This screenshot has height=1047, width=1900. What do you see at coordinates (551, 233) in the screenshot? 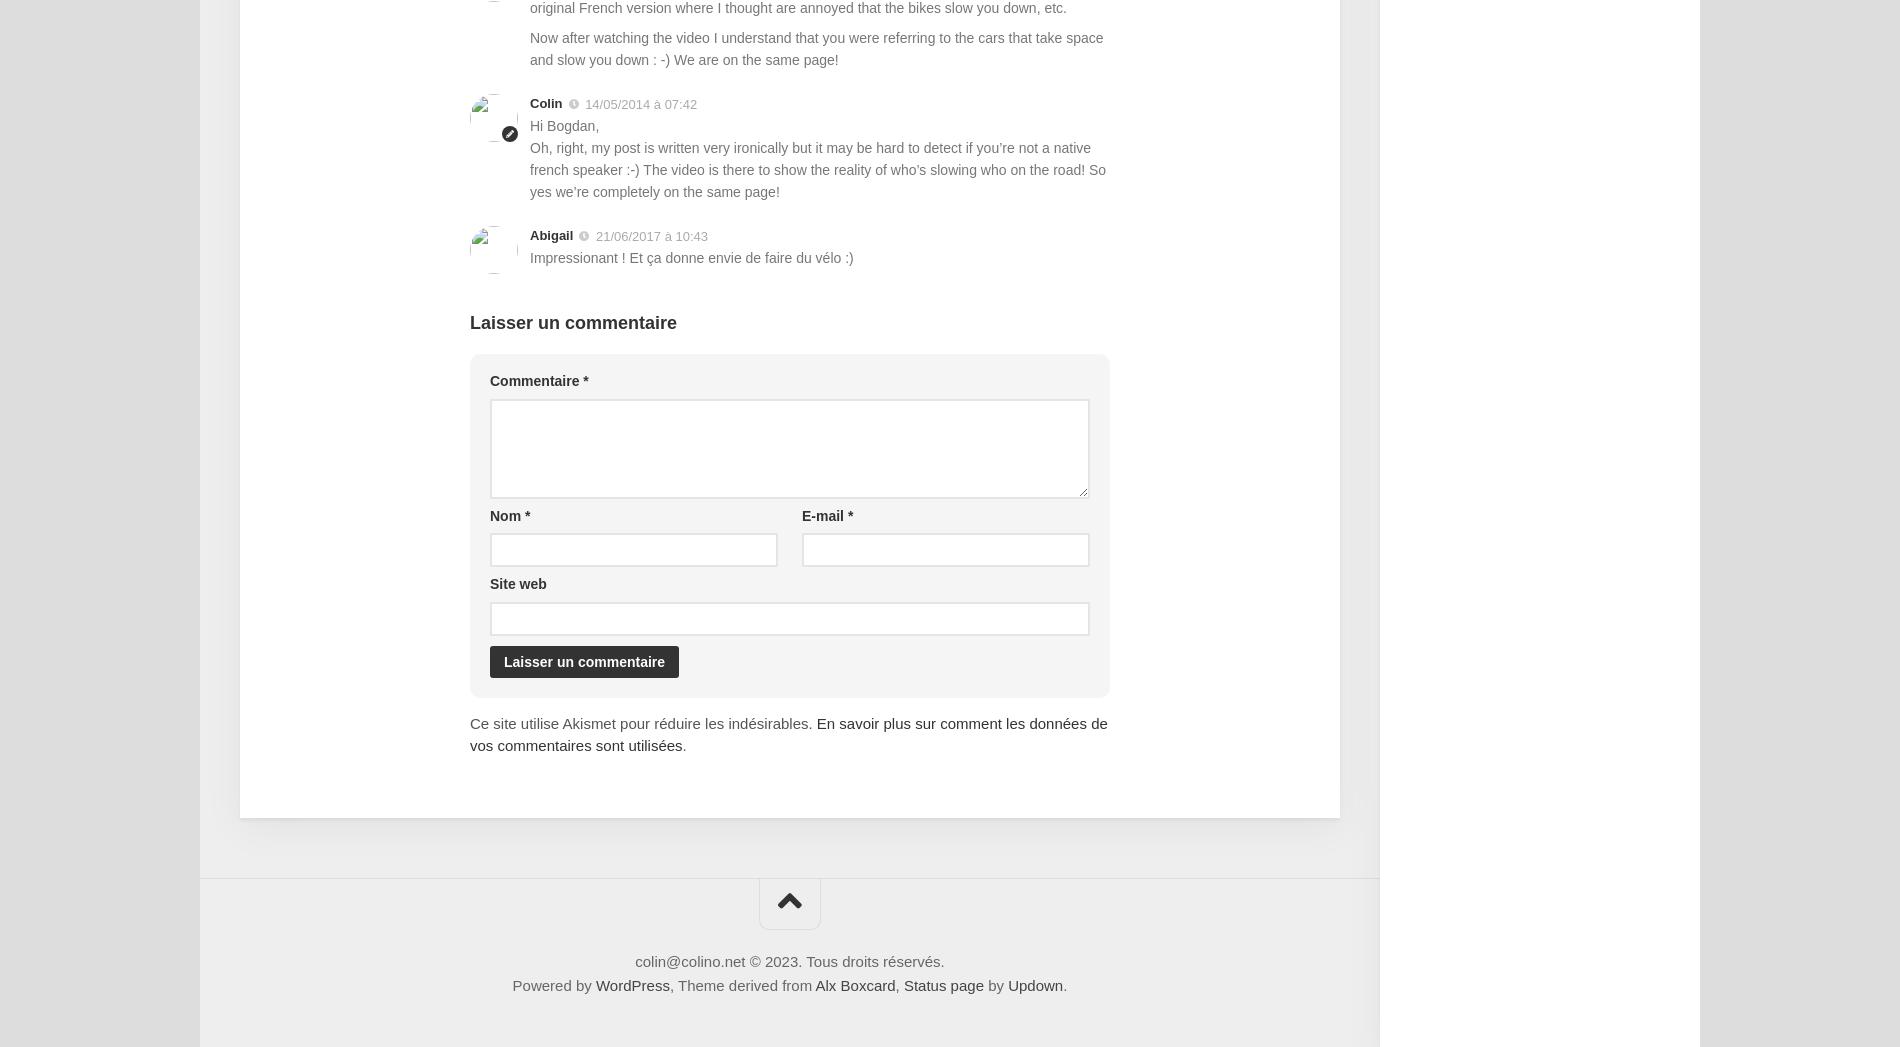
I see `'Abigail'` at bounding box center [551, 233].